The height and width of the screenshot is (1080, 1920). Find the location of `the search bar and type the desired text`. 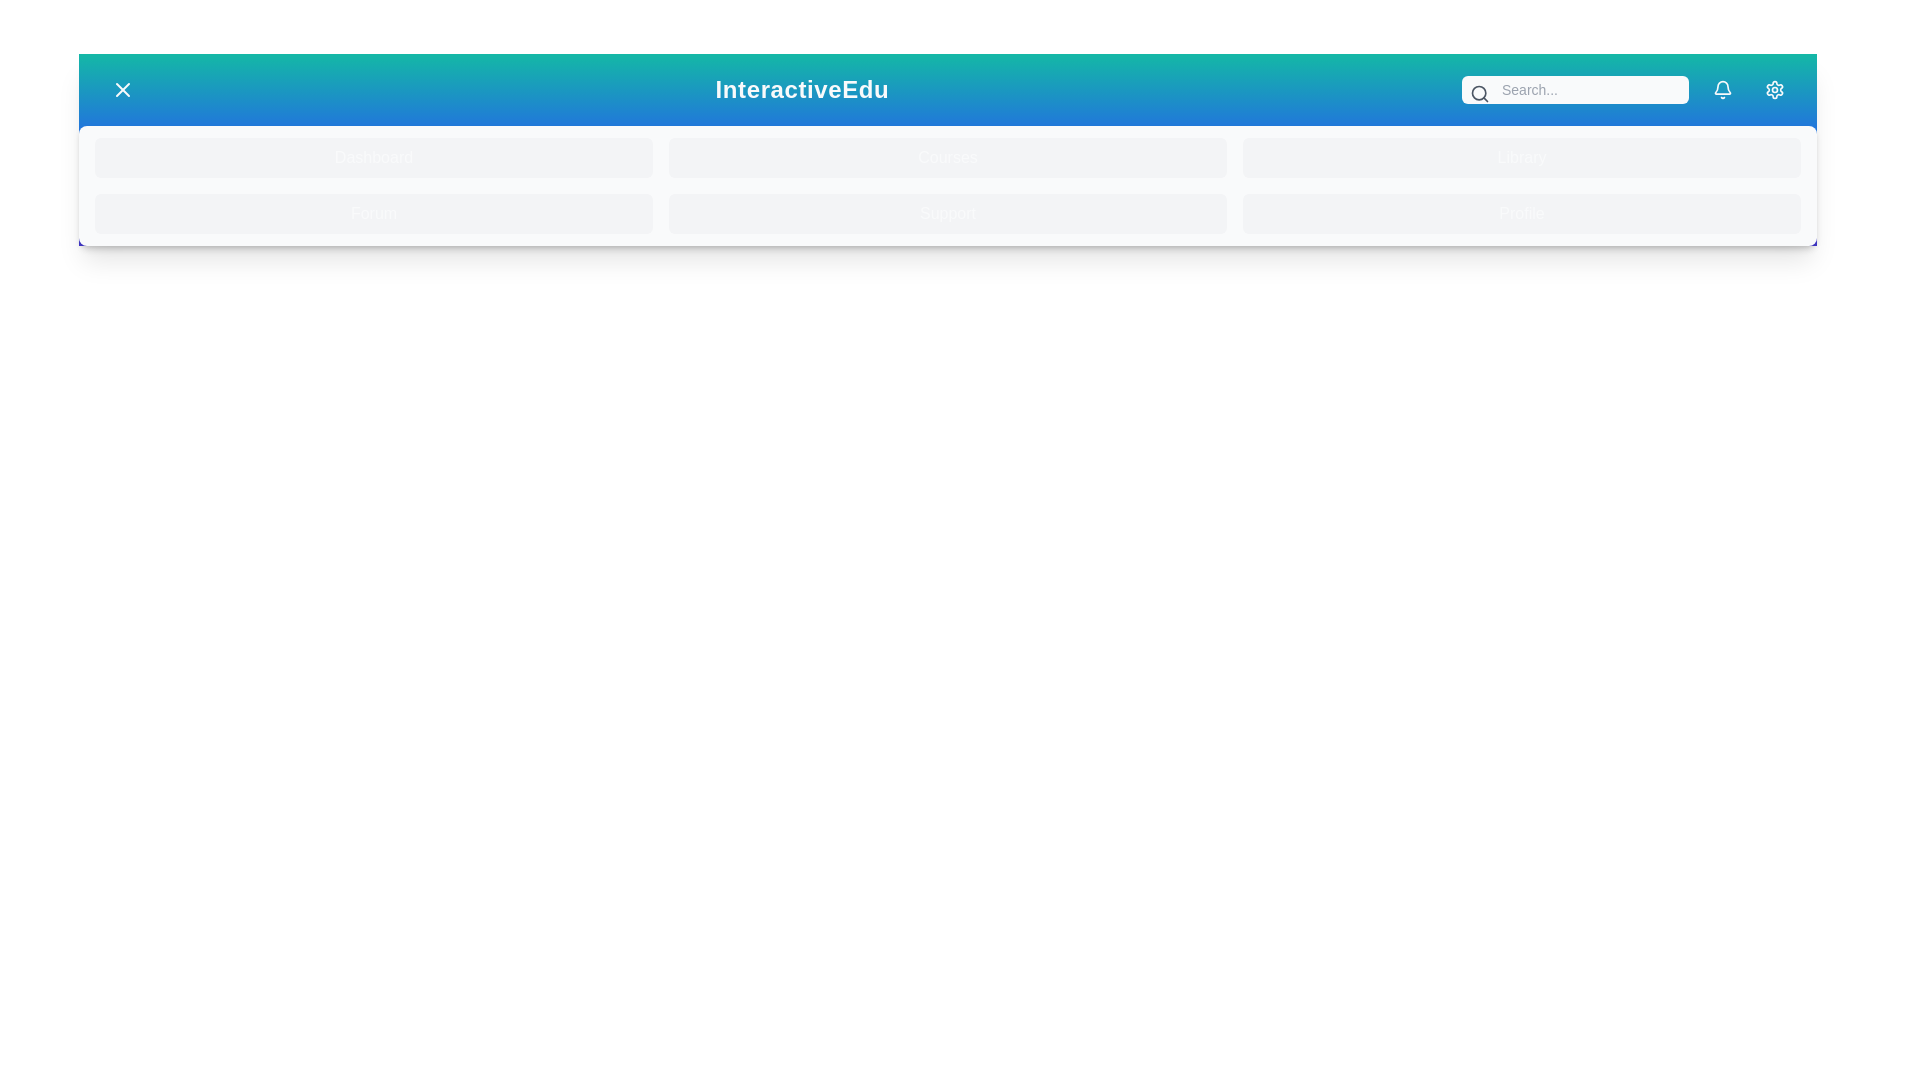

the search bar and type the desired text is located at coordinates (1573, 88).